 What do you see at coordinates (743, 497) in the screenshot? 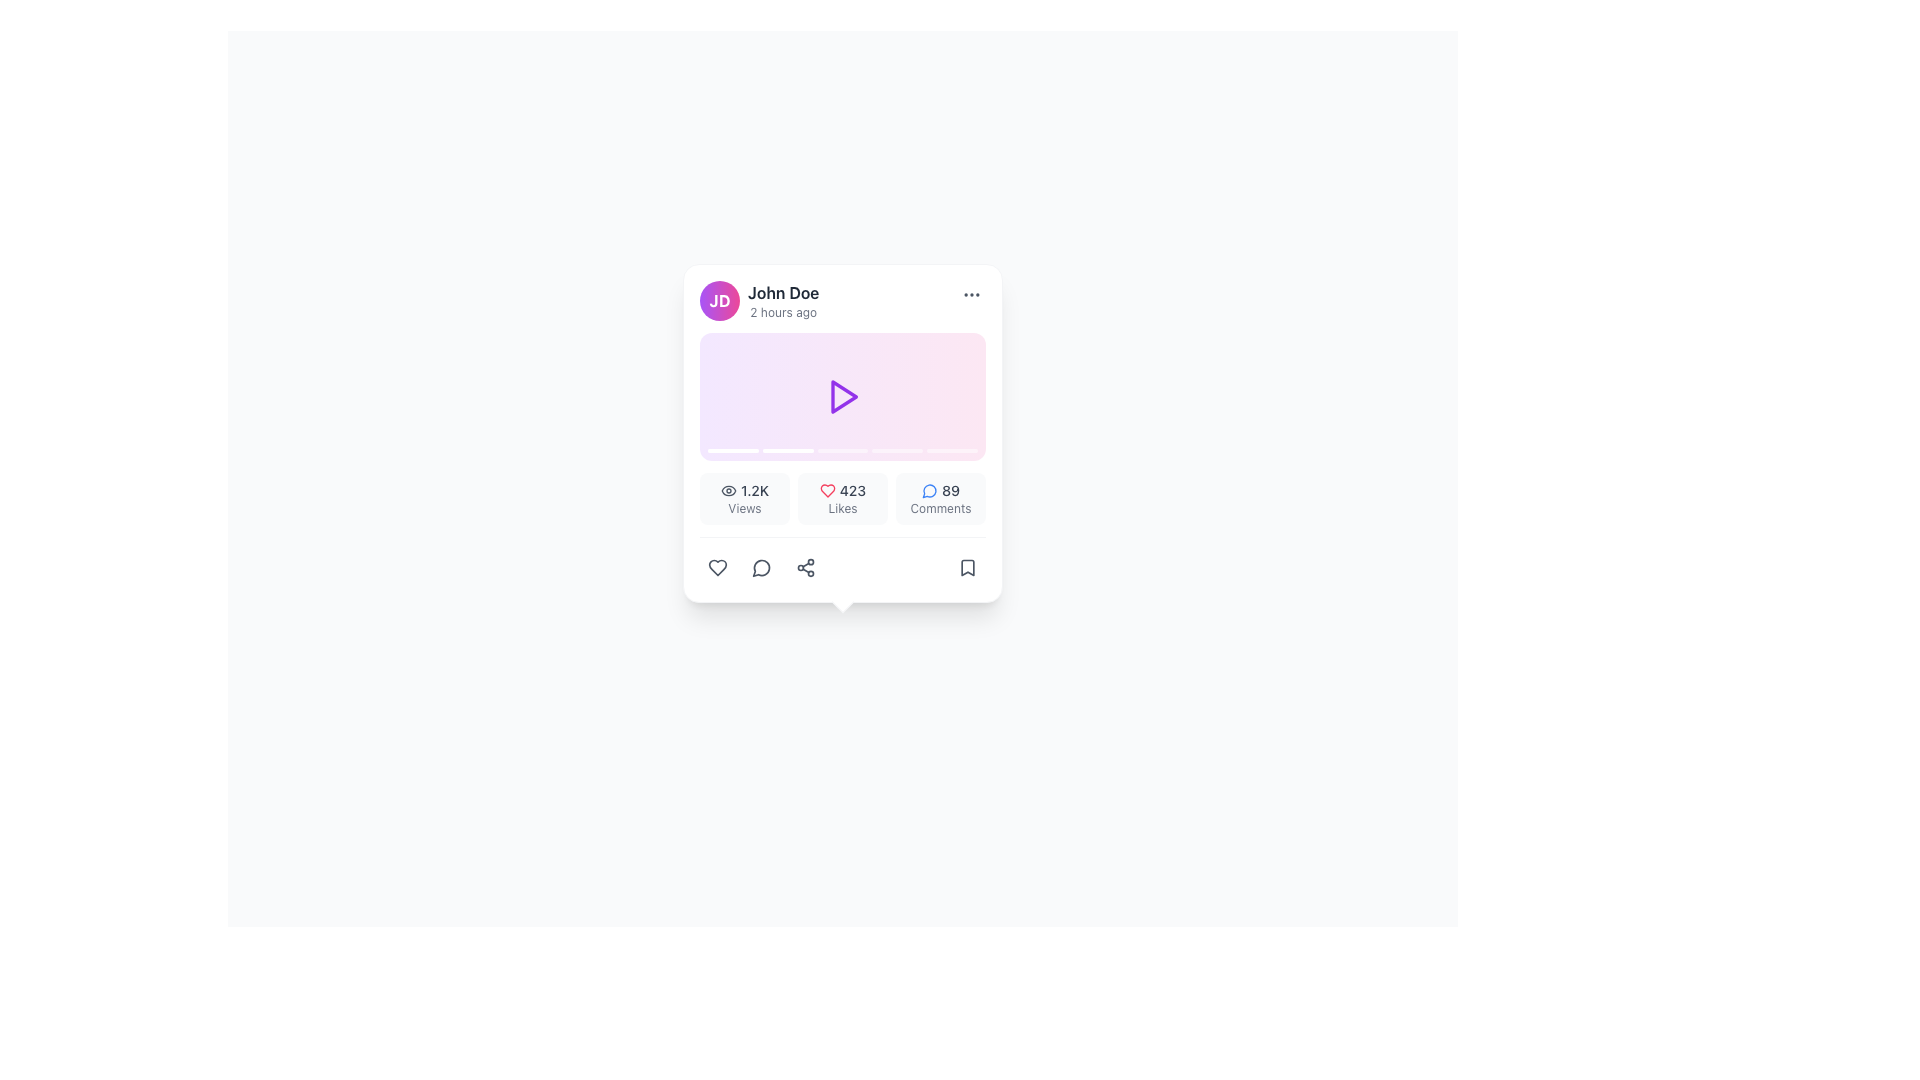
I see `the static informational display showing '1.2K Views' with an eye icon, which is located in the leftmost cell of a three-column grid at the bottom of a card-like structure` at bounding box center [743, 497].